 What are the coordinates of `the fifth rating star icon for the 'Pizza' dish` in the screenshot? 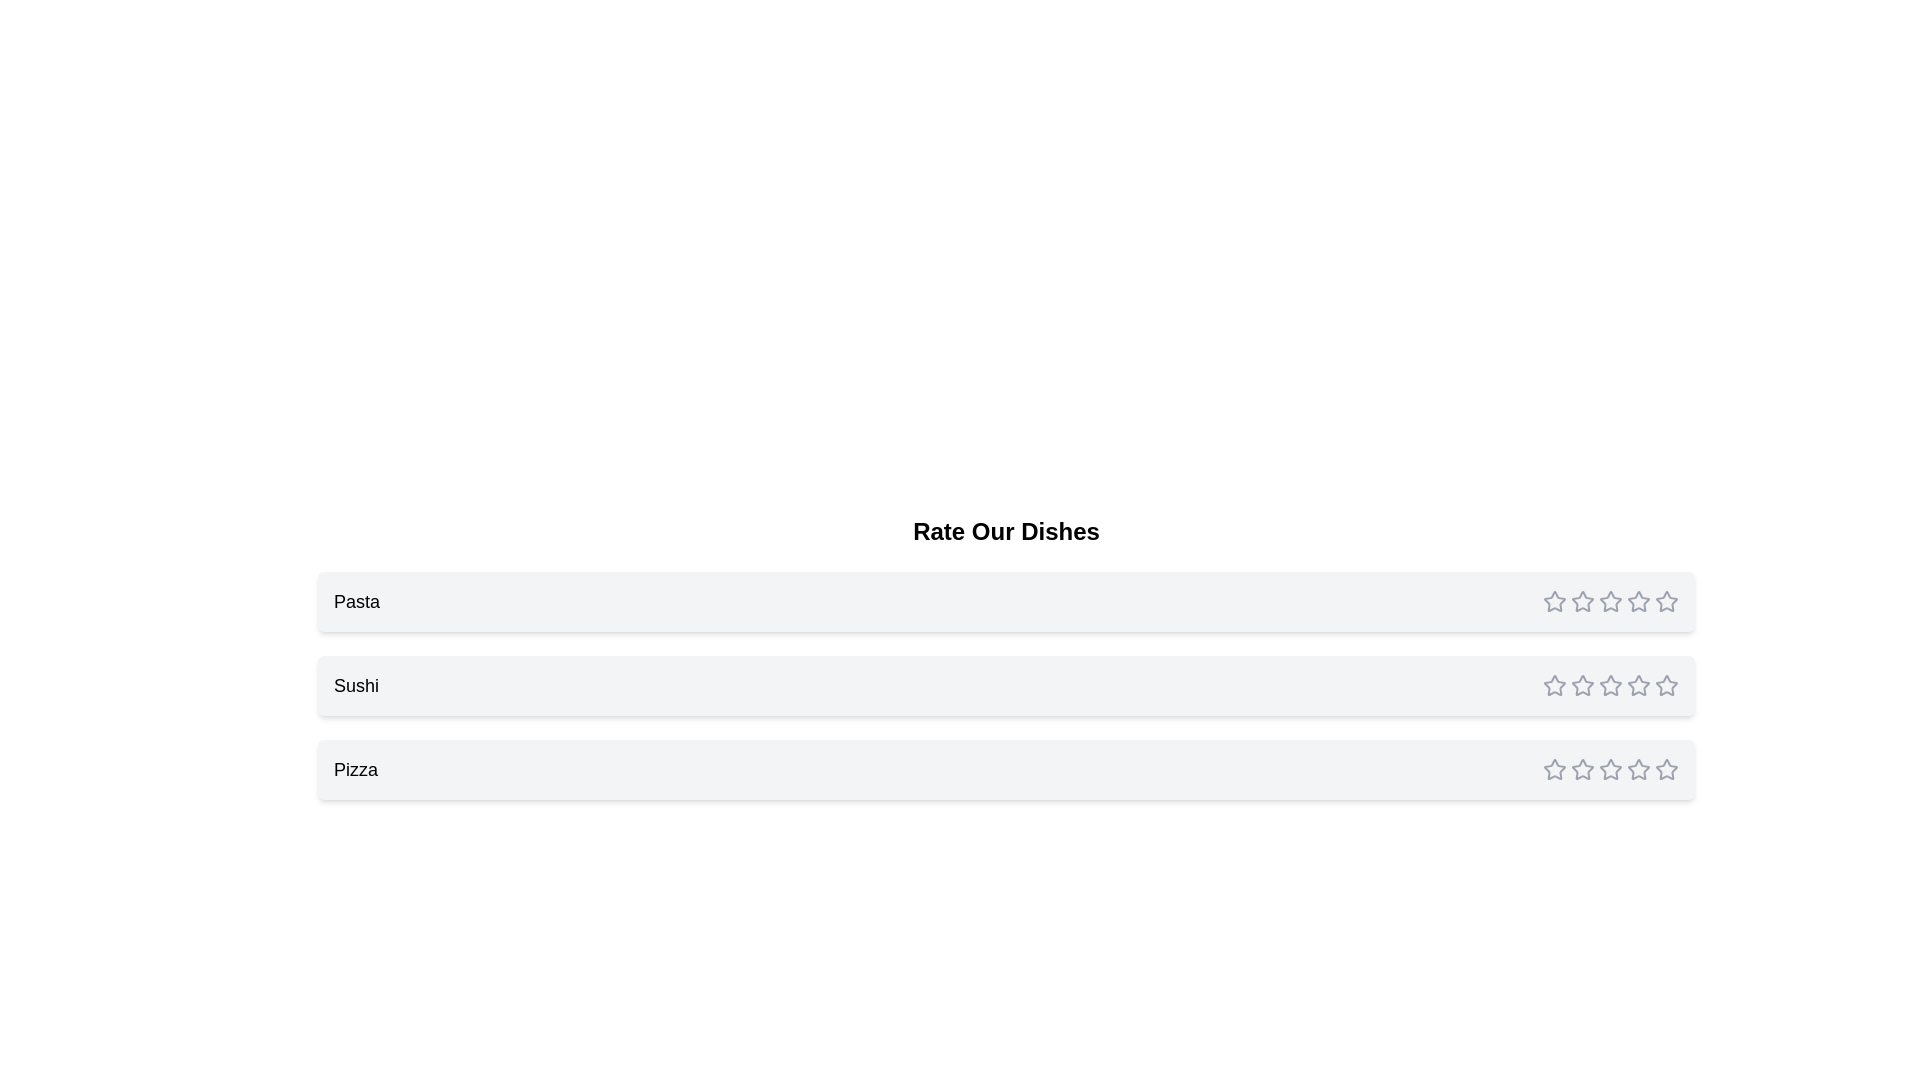 It's located at (1666, 768).